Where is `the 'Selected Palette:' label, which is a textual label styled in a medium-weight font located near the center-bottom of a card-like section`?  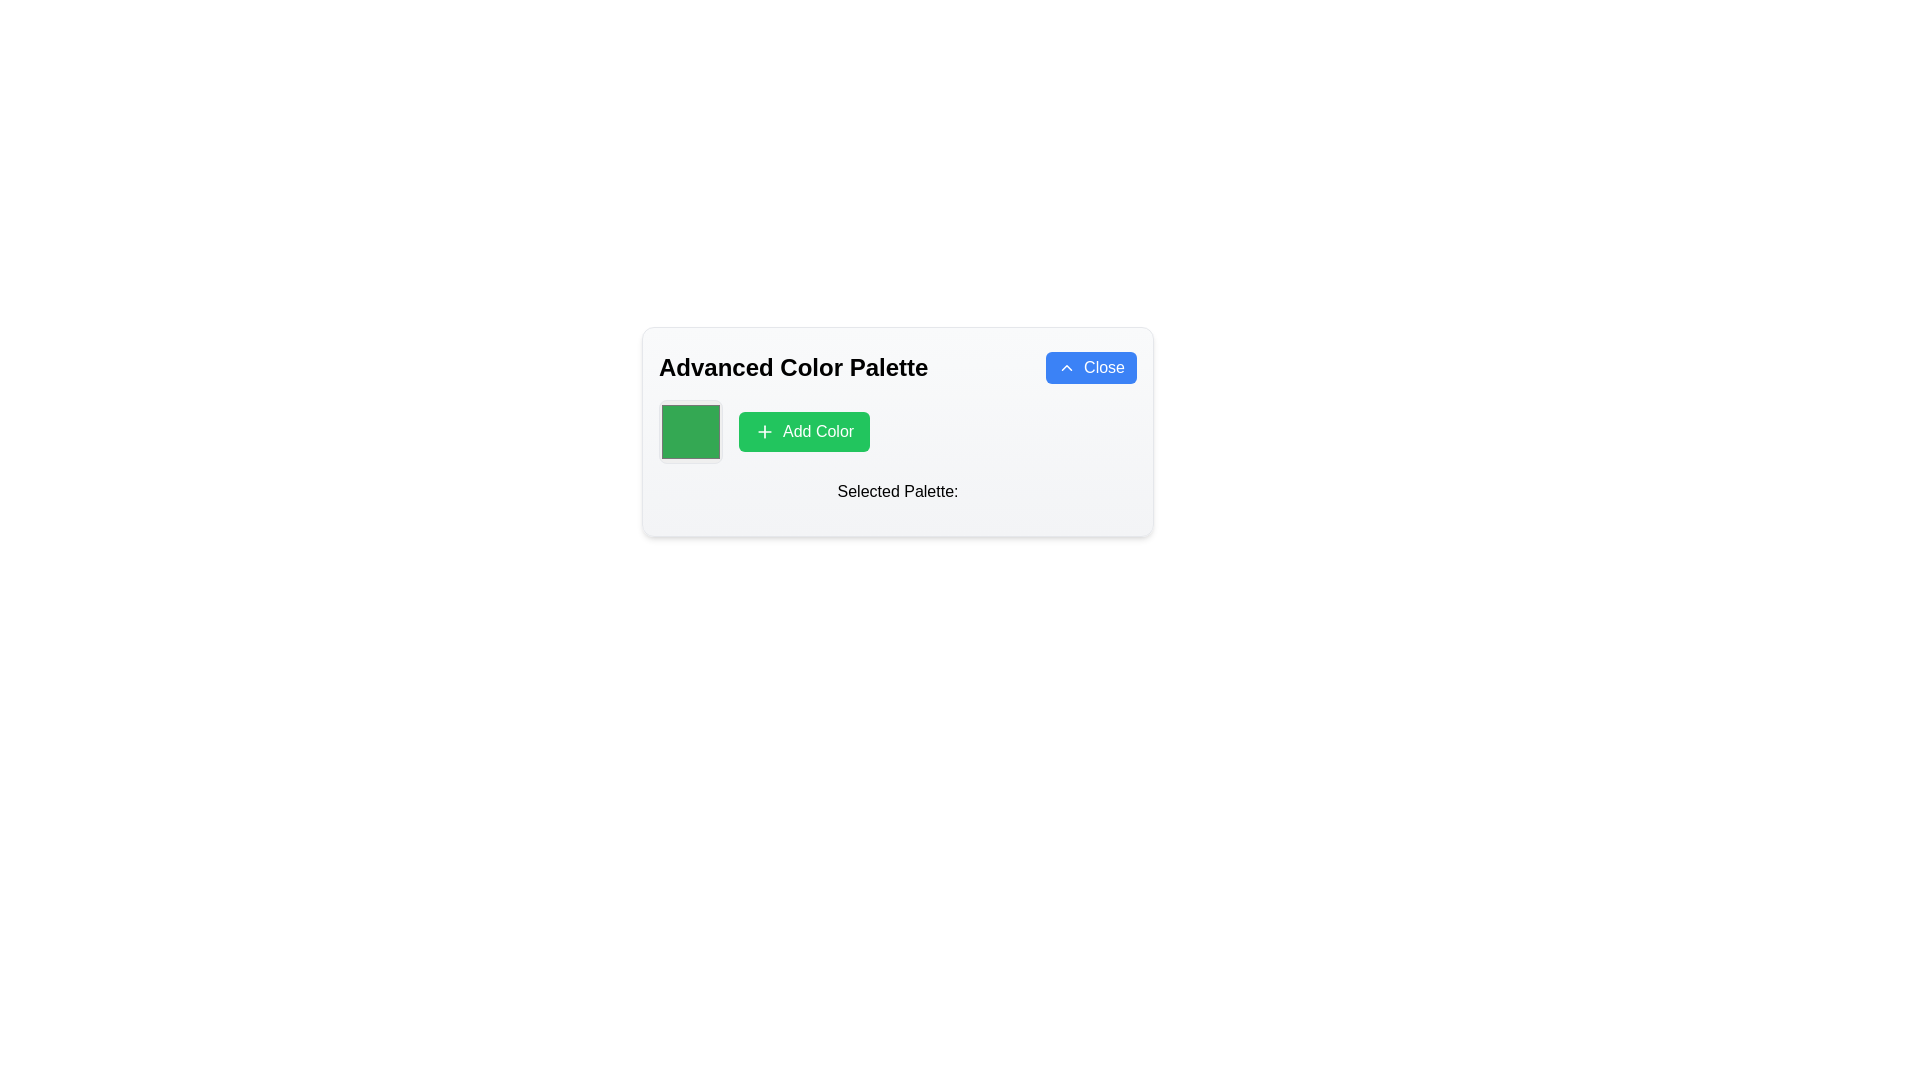 the 'Selected Palette:' label, which is a textual label styled in a medium-weight font located near the center-bottom of a card-like section is located at coordinates (896, 492).